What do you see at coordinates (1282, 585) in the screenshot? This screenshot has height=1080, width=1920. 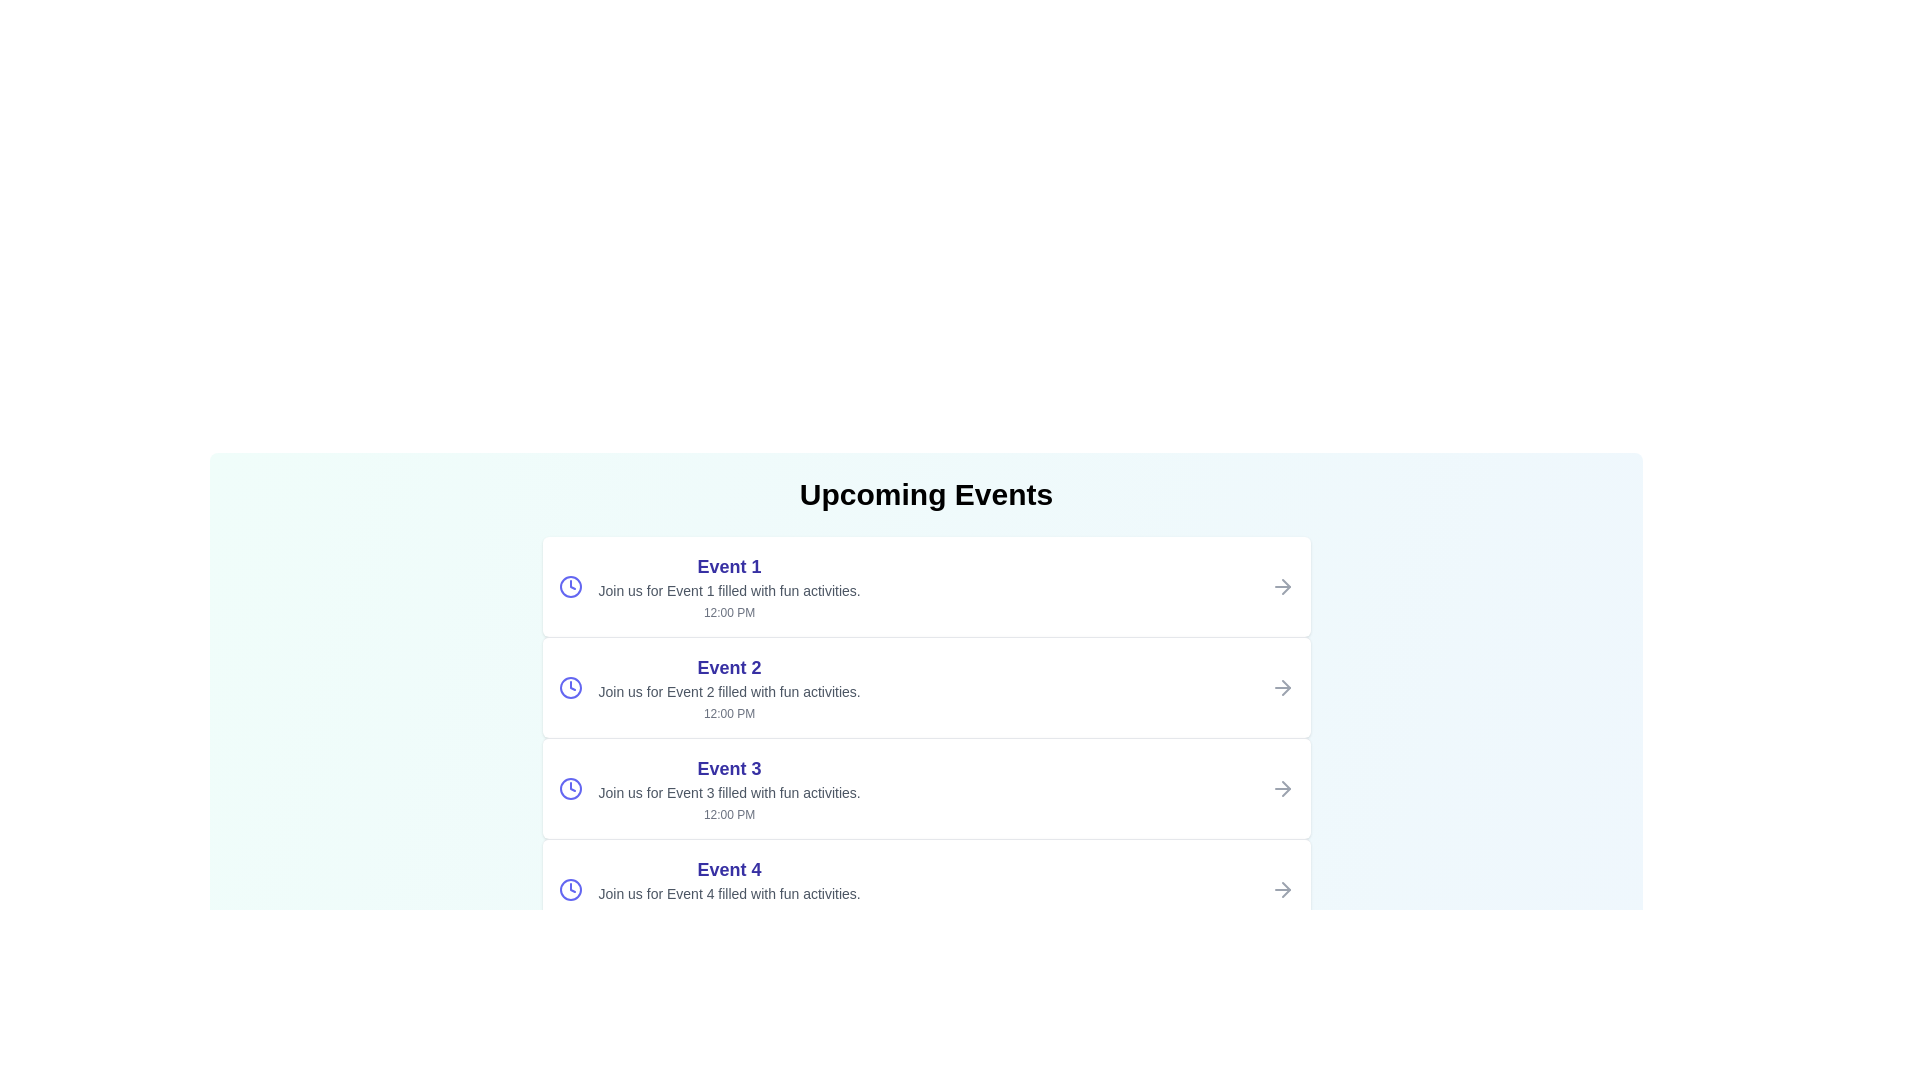 I see `the arrow icon next to the event to navigate to its details` at bounding box center [1282, 585].